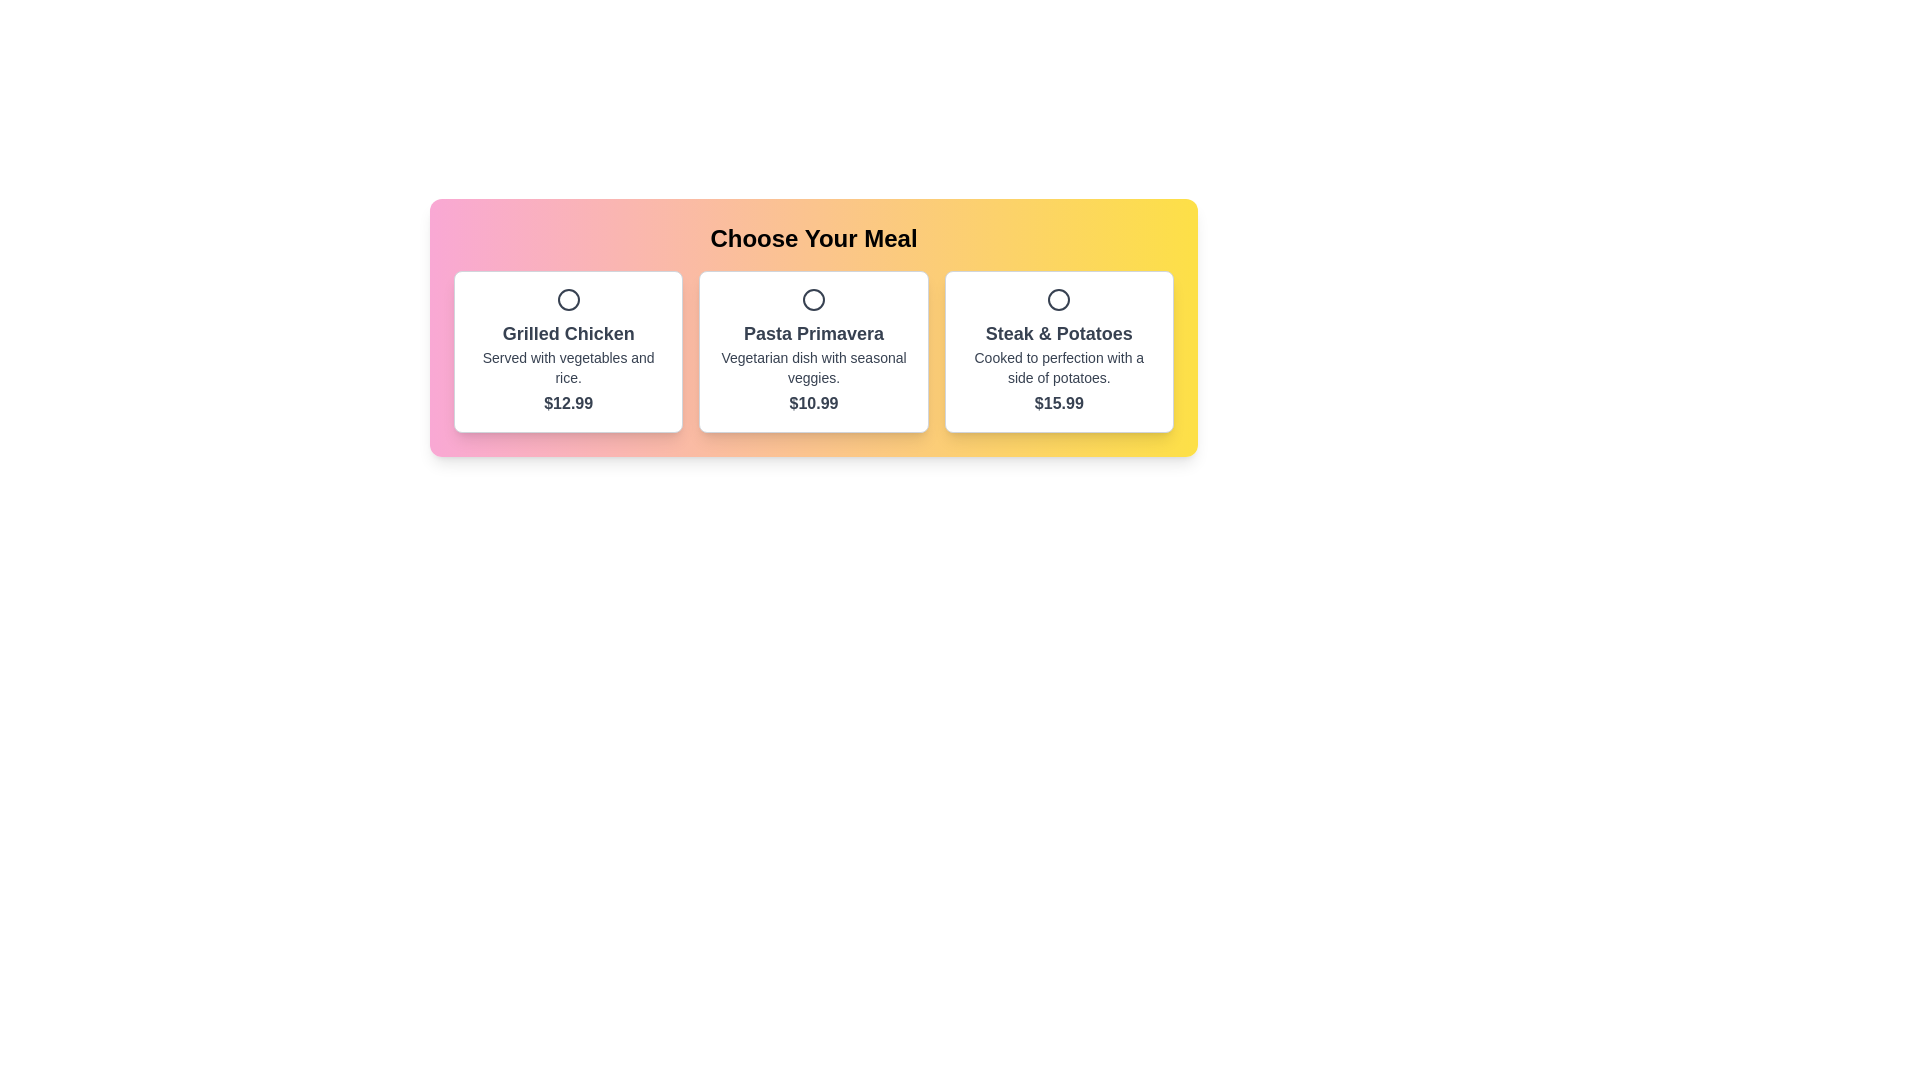 Image resolution: width=1920 pixels, height=1080 pixels. What do you see at coordinates (813, 300) in the screenshot?
I see `the radio button for 'Pasta Primavera'` at bounding box center [813, 300].